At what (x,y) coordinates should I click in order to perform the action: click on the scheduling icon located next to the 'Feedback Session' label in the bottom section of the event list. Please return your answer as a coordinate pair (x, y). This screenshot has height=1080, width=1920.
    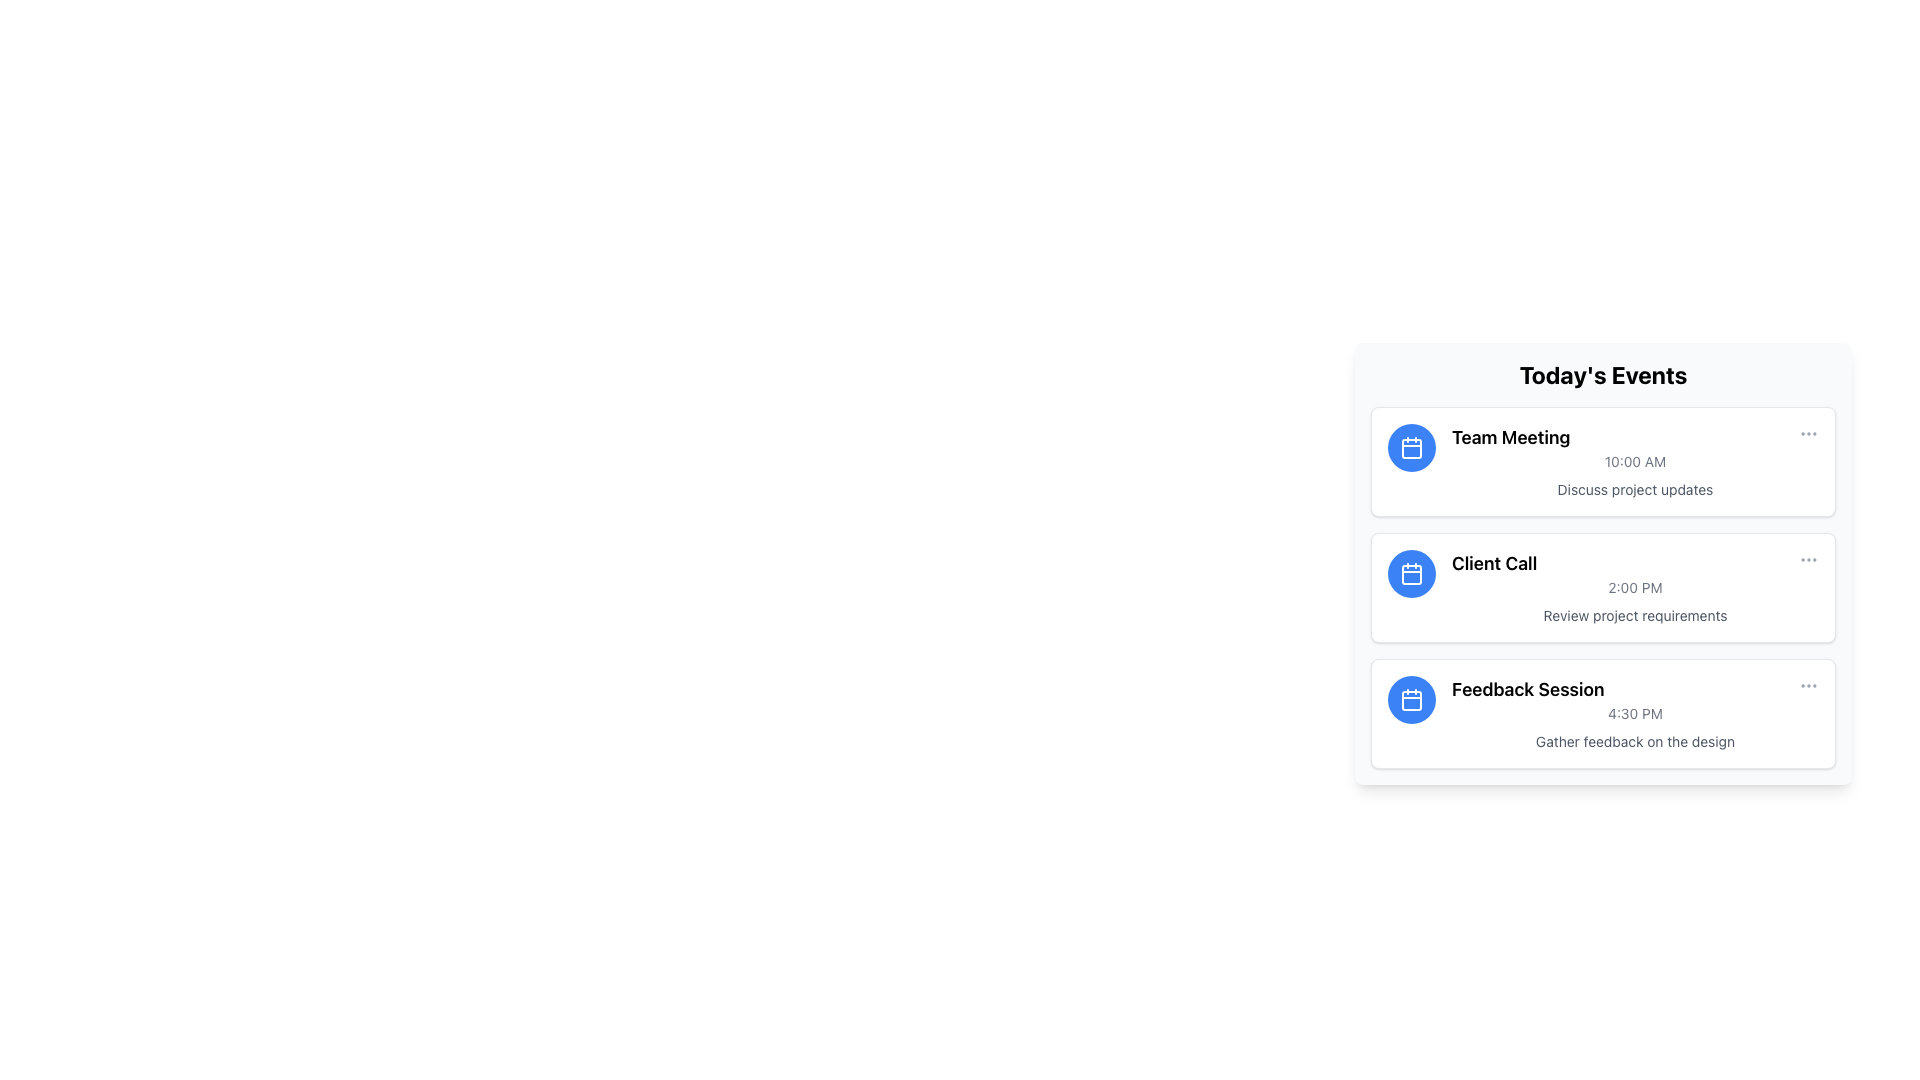
    Looking at the image, I should click on (1410, 698).